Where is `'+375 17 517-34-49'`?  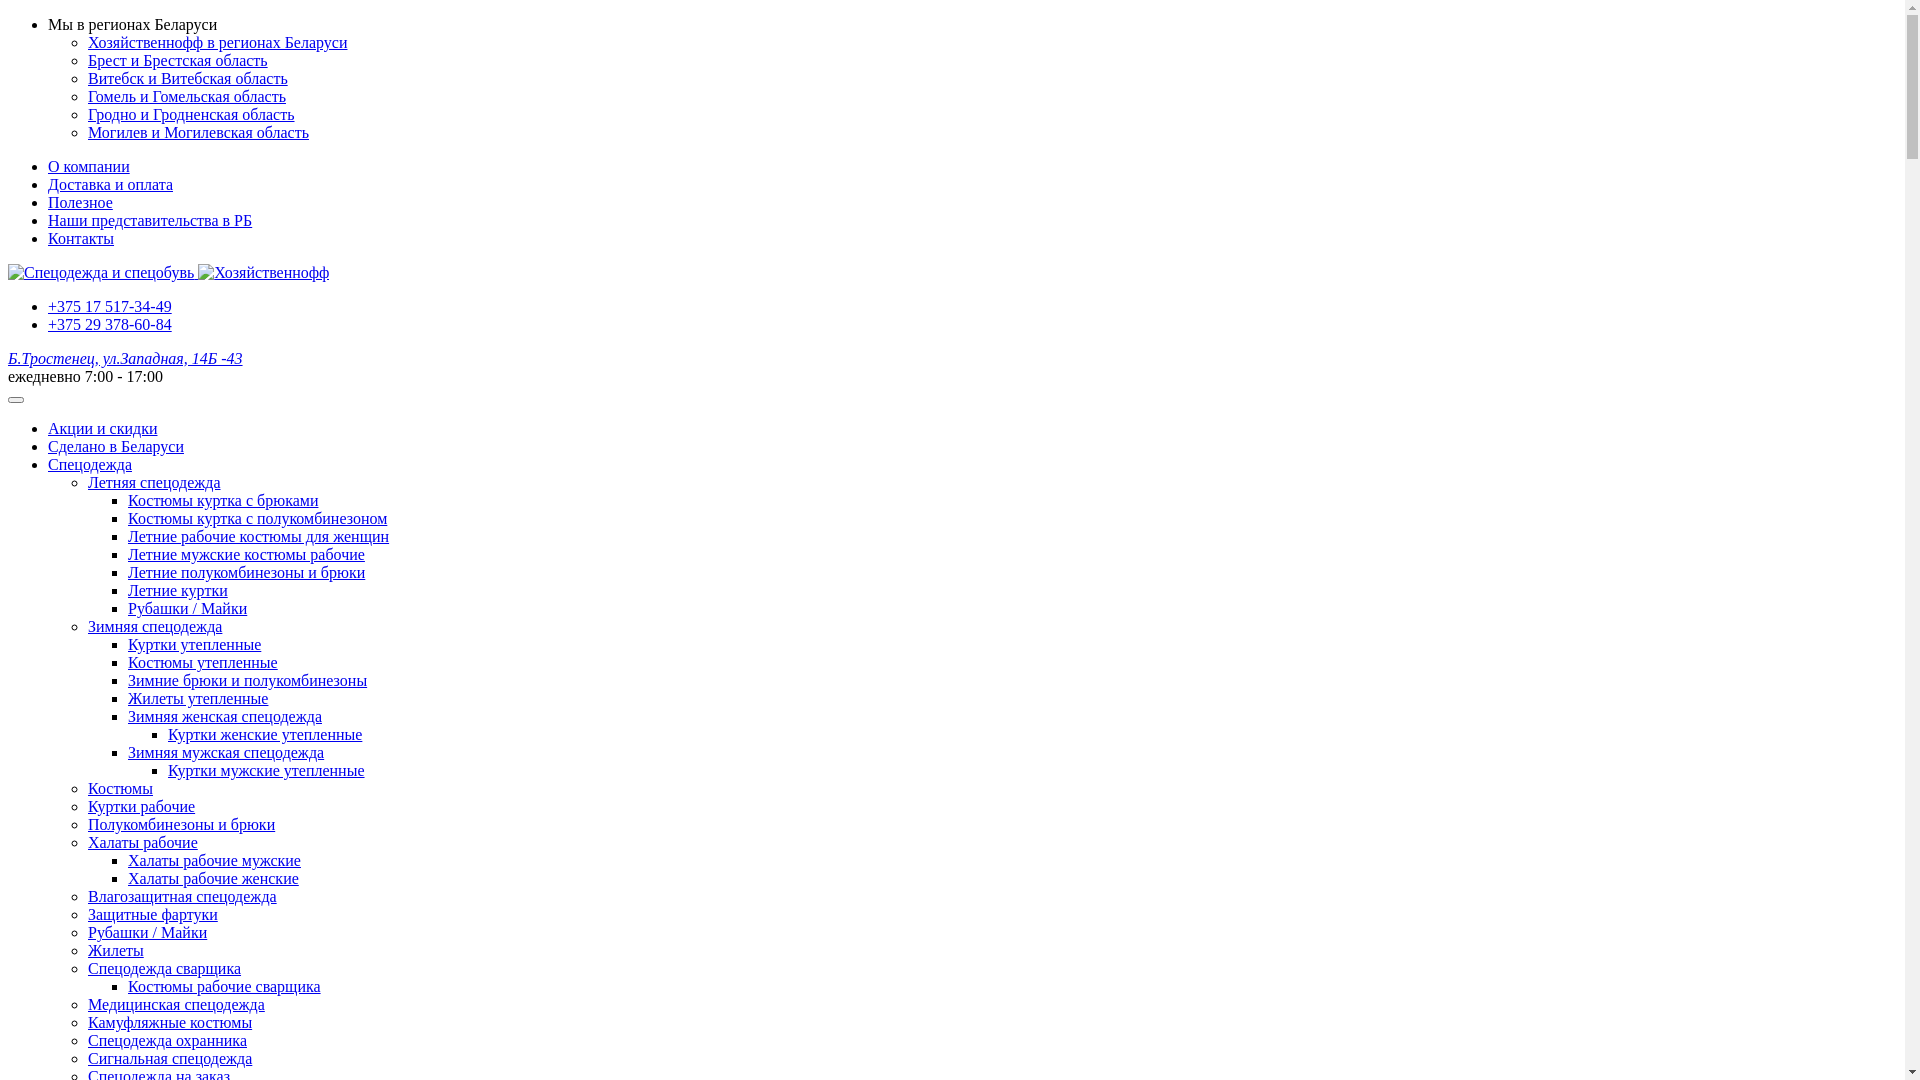 '+375 17 517-34-49' is located at coordinates (109, 306).